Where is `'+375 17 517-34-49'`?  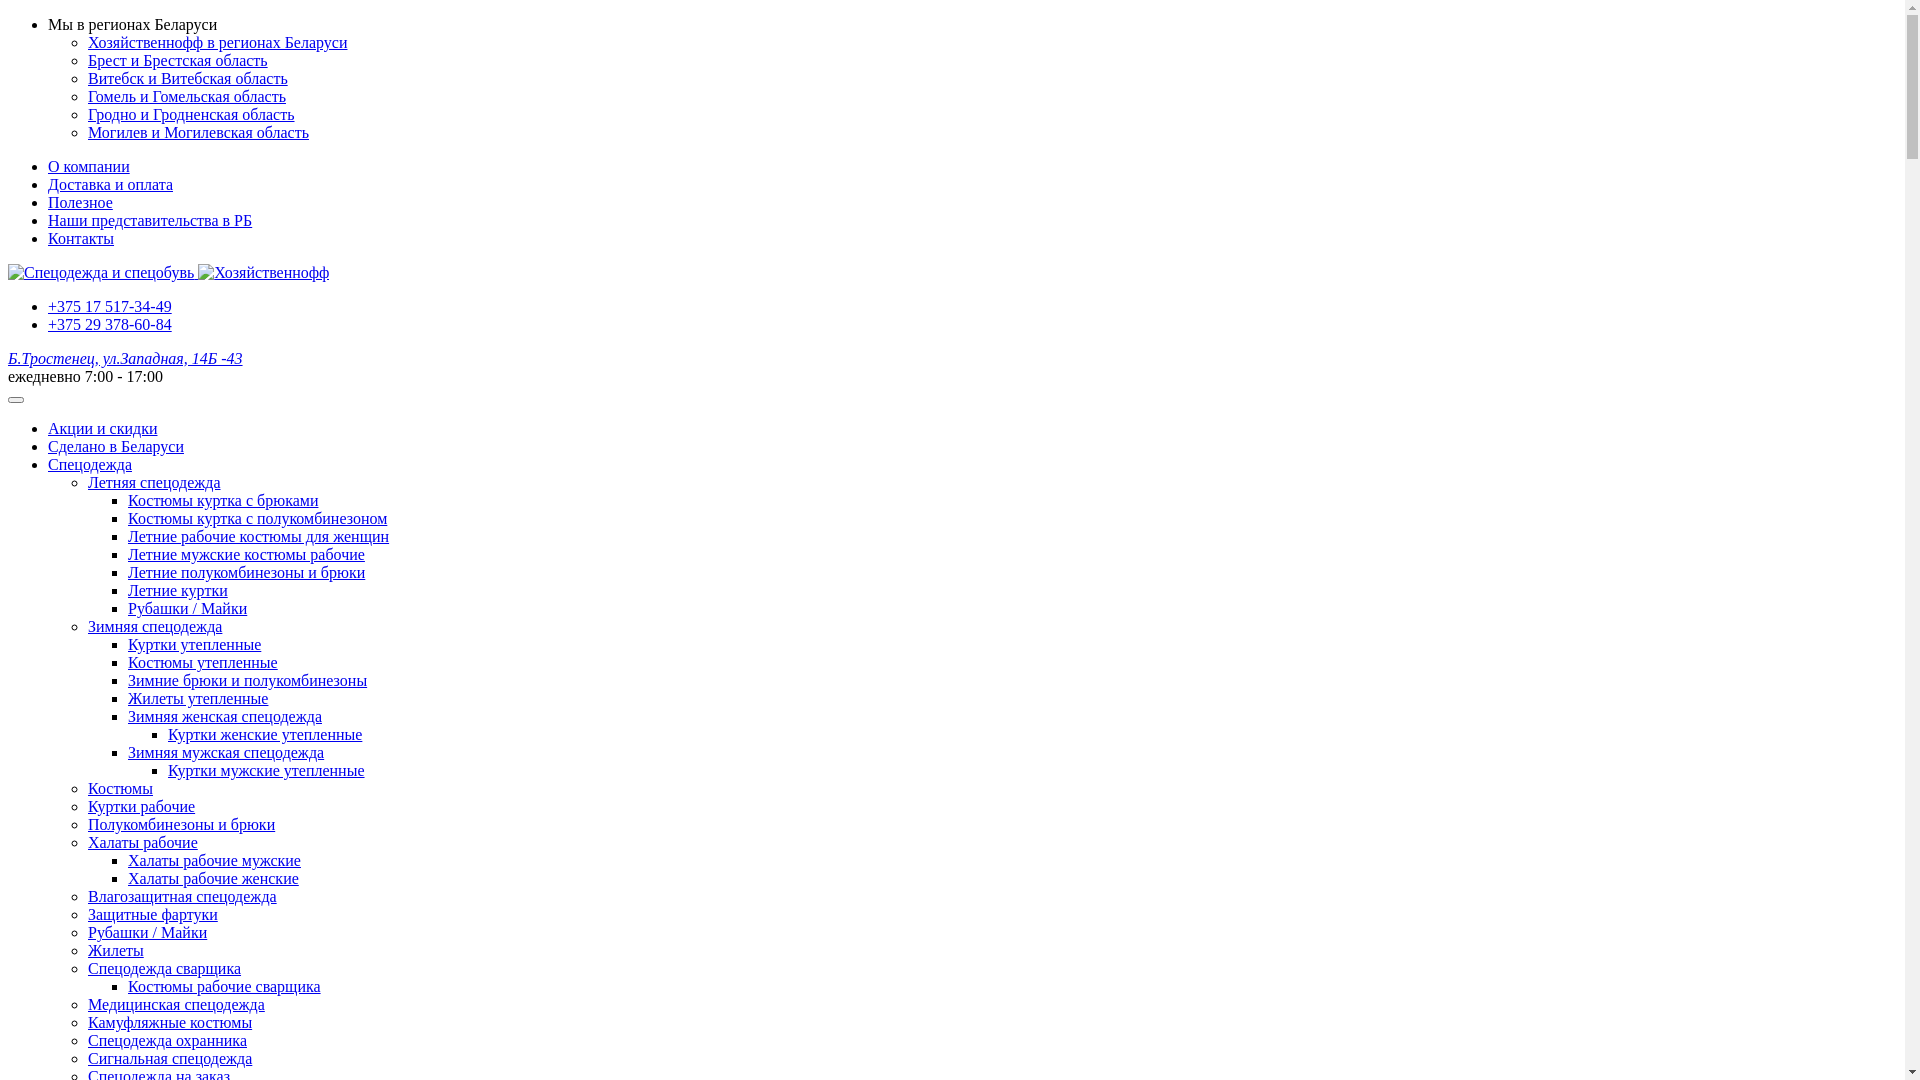 '+375 17 517-34-49' is located at coordinates (109, 306).